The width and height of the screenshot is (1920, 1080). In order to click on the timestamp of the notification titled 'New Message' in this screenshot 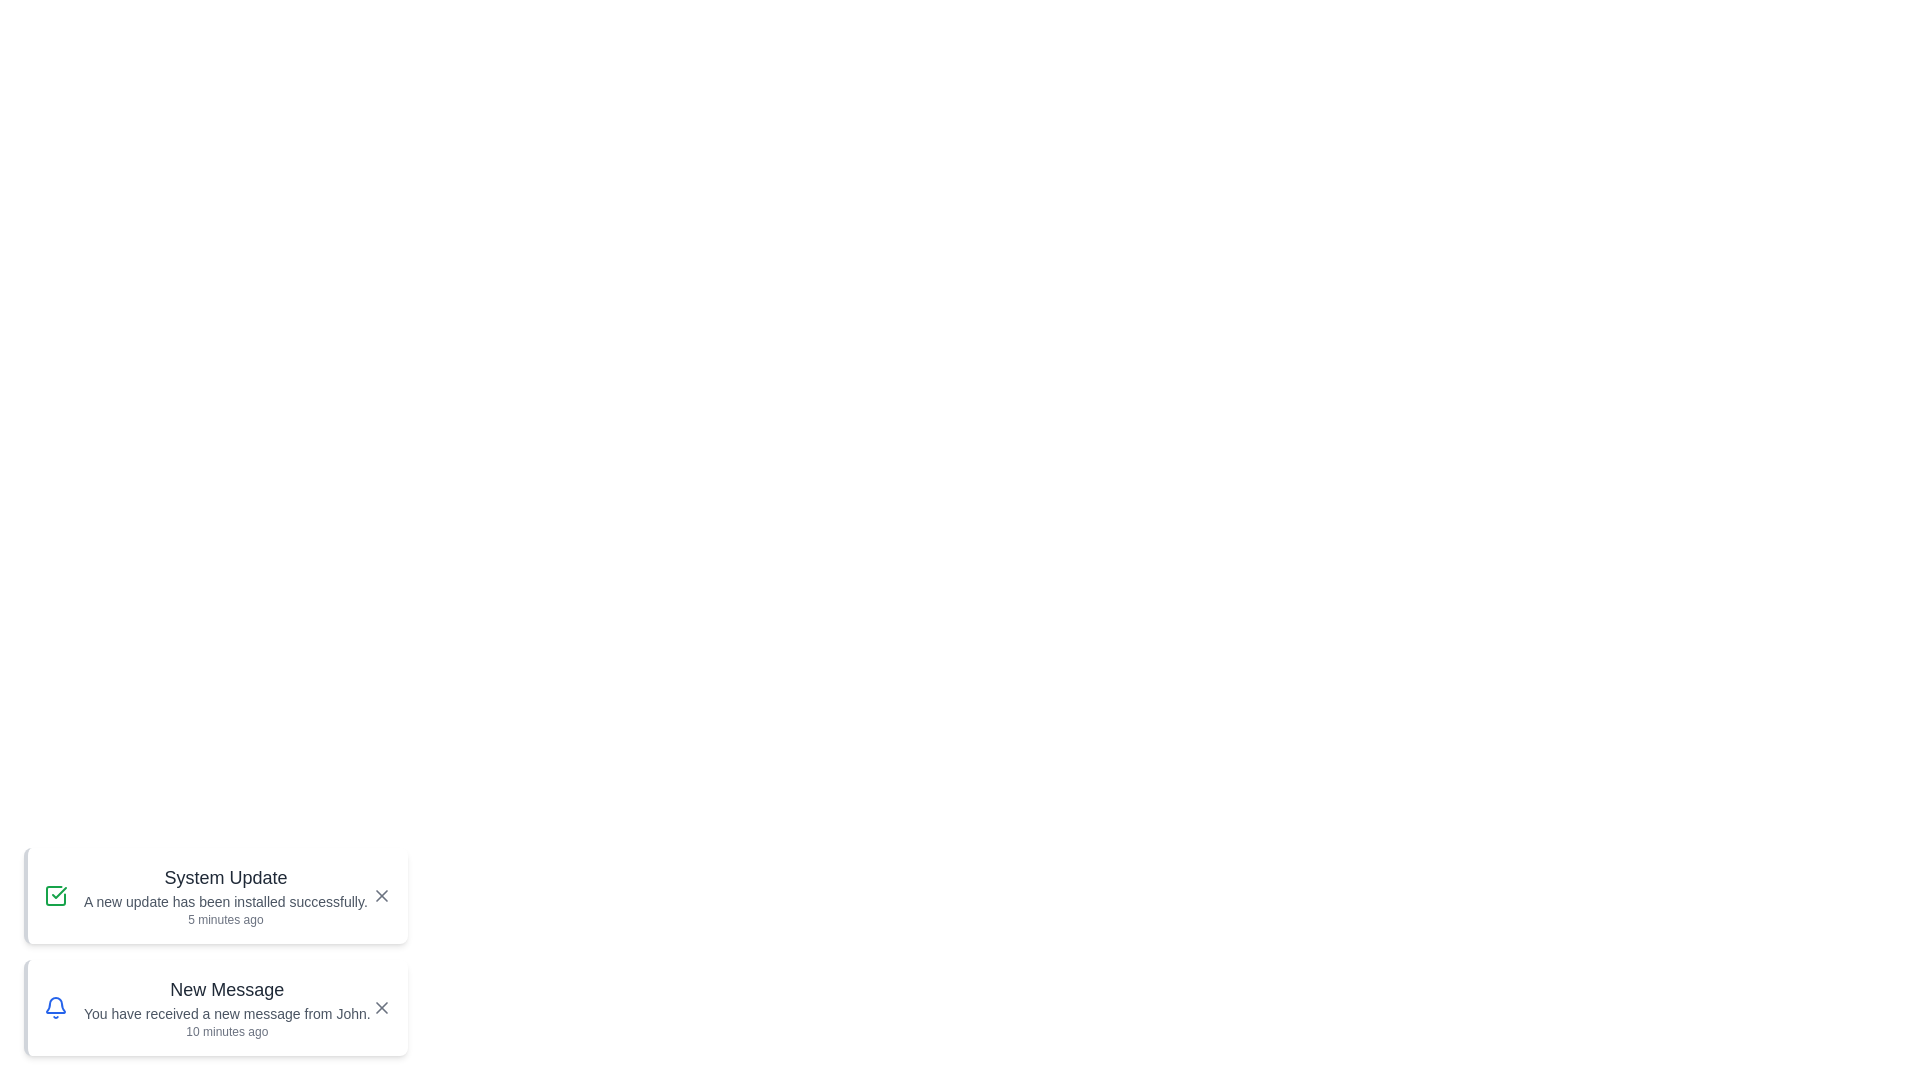, I will do `click(227, 1032)`.